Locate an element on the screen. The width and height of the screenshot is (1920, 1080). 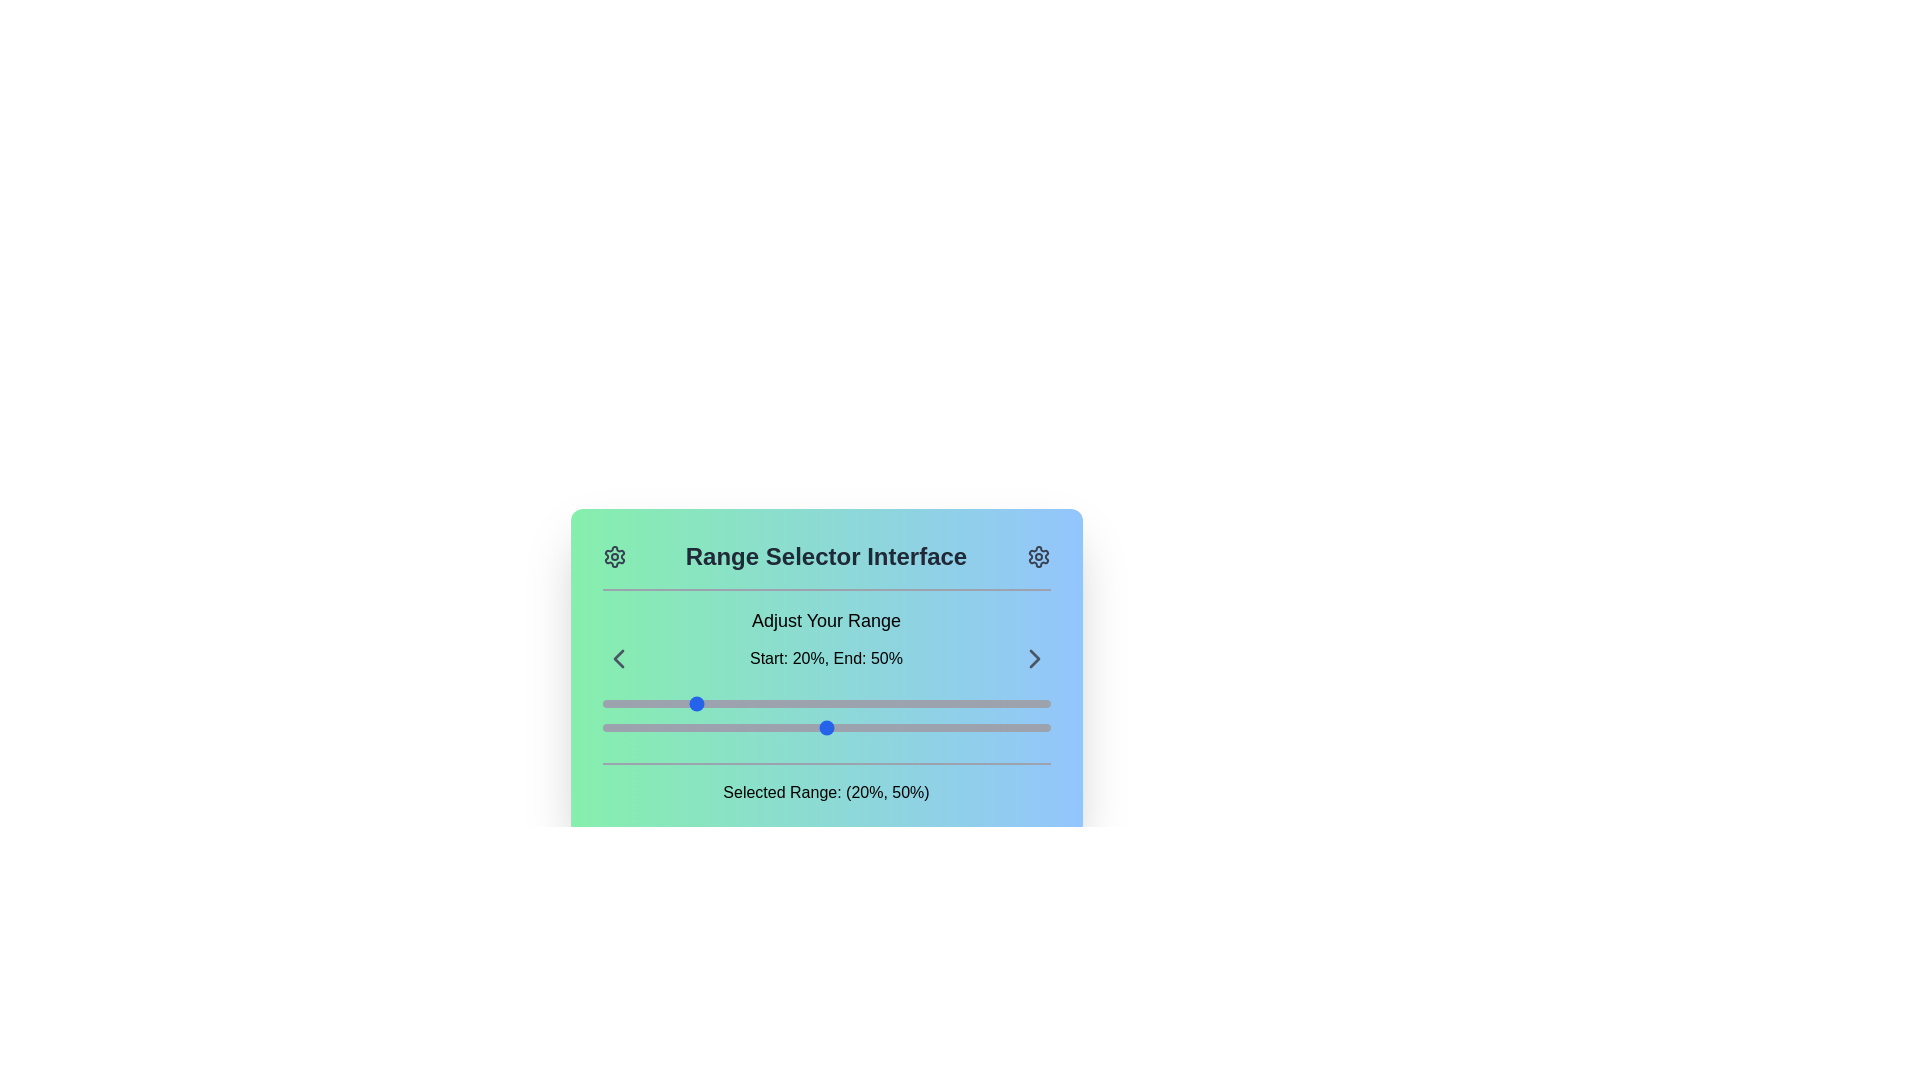
the cogwheel-shaped icon on the far left of the horizontal row is located at coordinates (1038, 556).